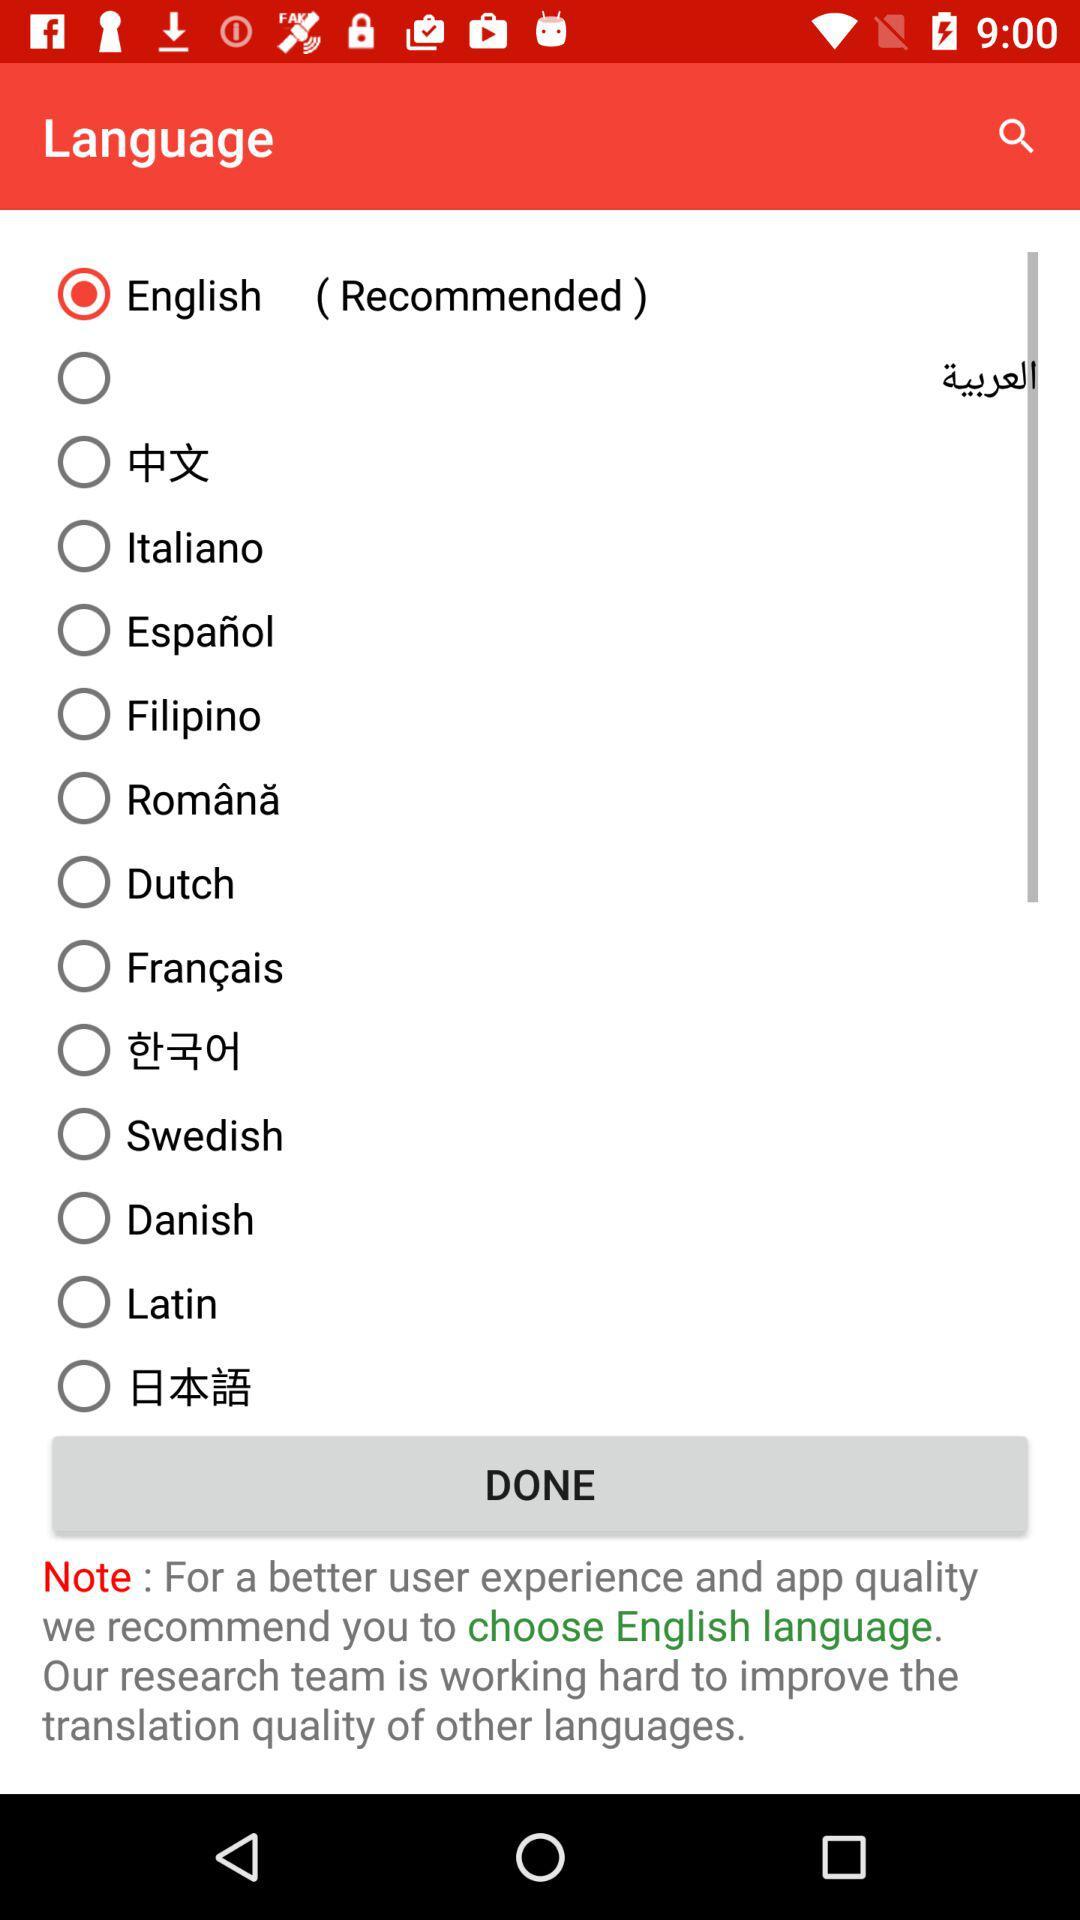 This screenshot has width=1080, height=1920. Describe the element at coordinates (540, 628) in the screenshot. I see `icon above filipino item` at that location.